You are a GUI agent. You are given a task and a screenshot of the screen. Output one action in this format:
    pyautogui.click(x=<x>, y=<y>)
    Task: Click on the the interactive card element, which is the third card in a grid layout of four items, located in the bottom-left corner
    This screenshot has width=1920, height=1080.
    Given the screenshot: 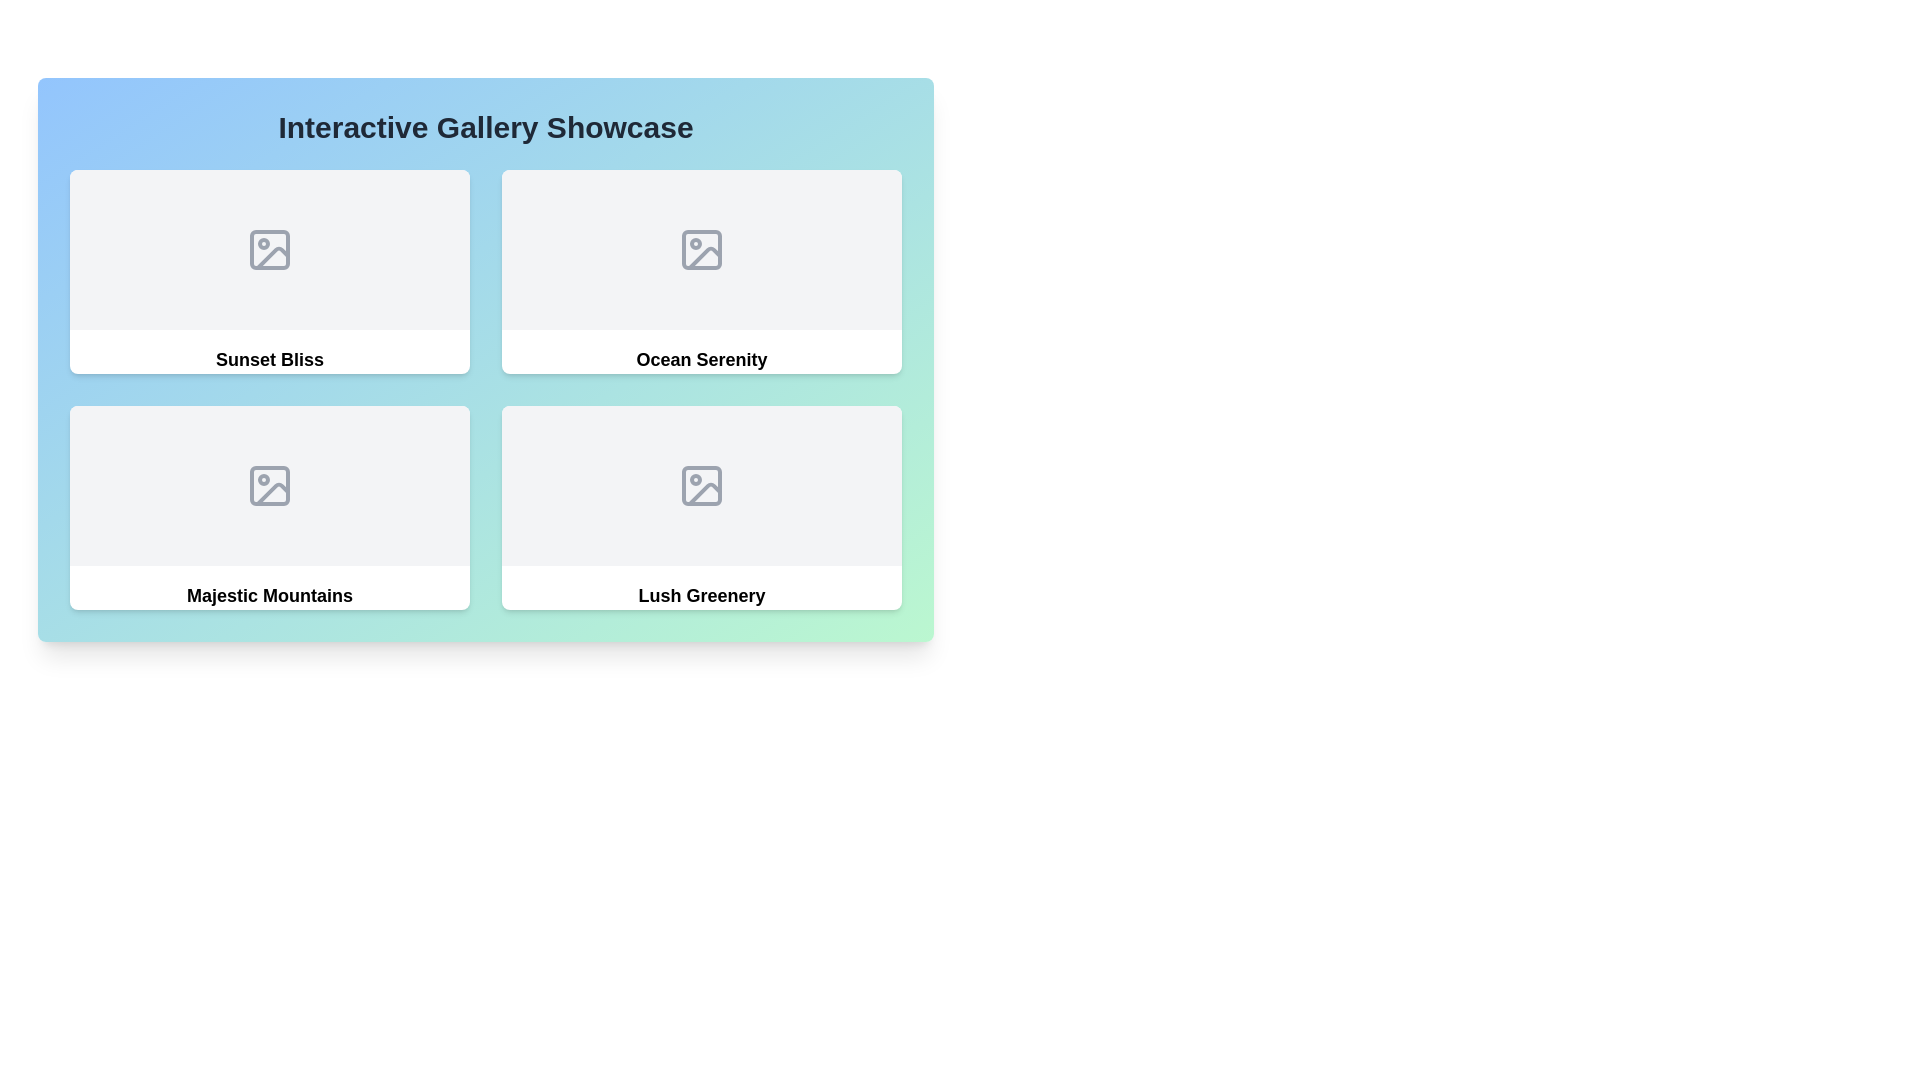 What is the action you would take?
    pyautogui.click(x=268, y=507)
    